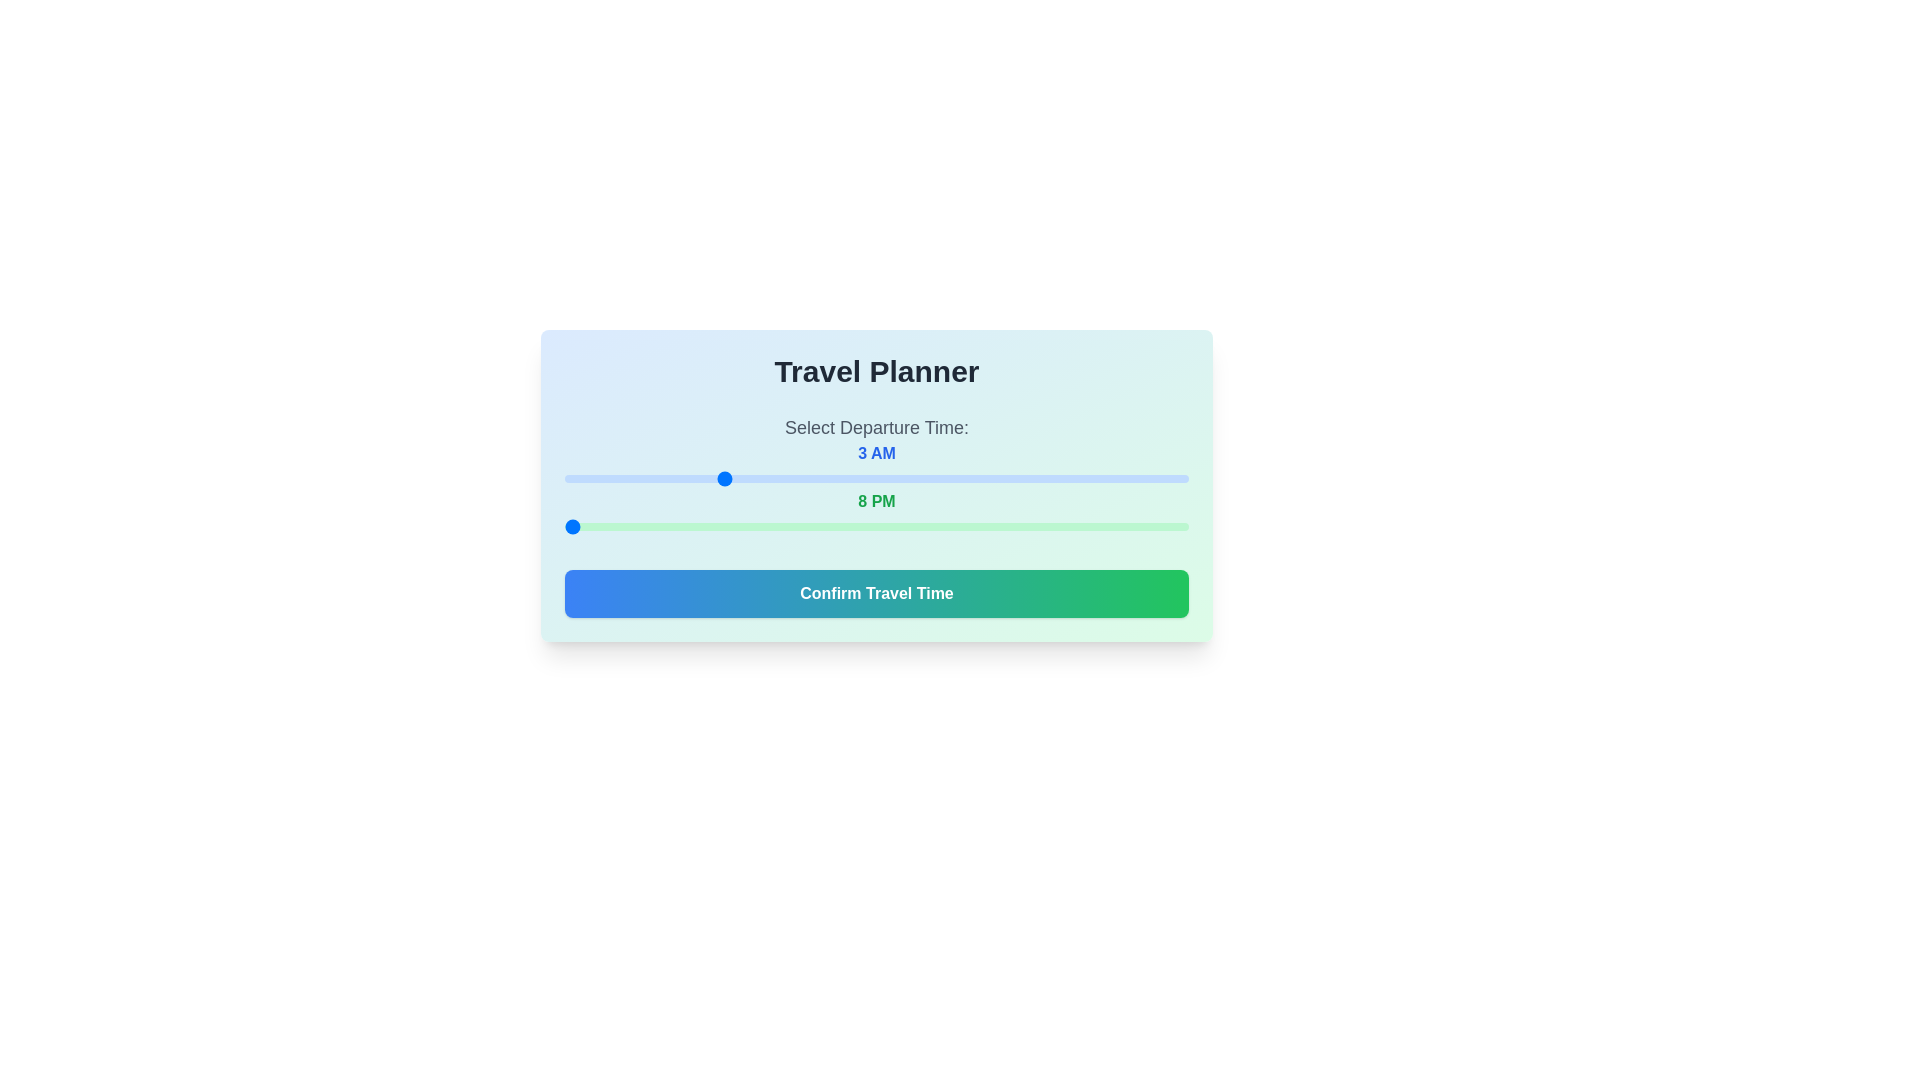 The image size is (1920, 1080). Describe the element at coordinates (877, 453) in the screenshot. I see `the text label displaying '3 AM' in bold blue font, which is located under the section titled 'Select Departure Time:' and above a slider control` at that location.